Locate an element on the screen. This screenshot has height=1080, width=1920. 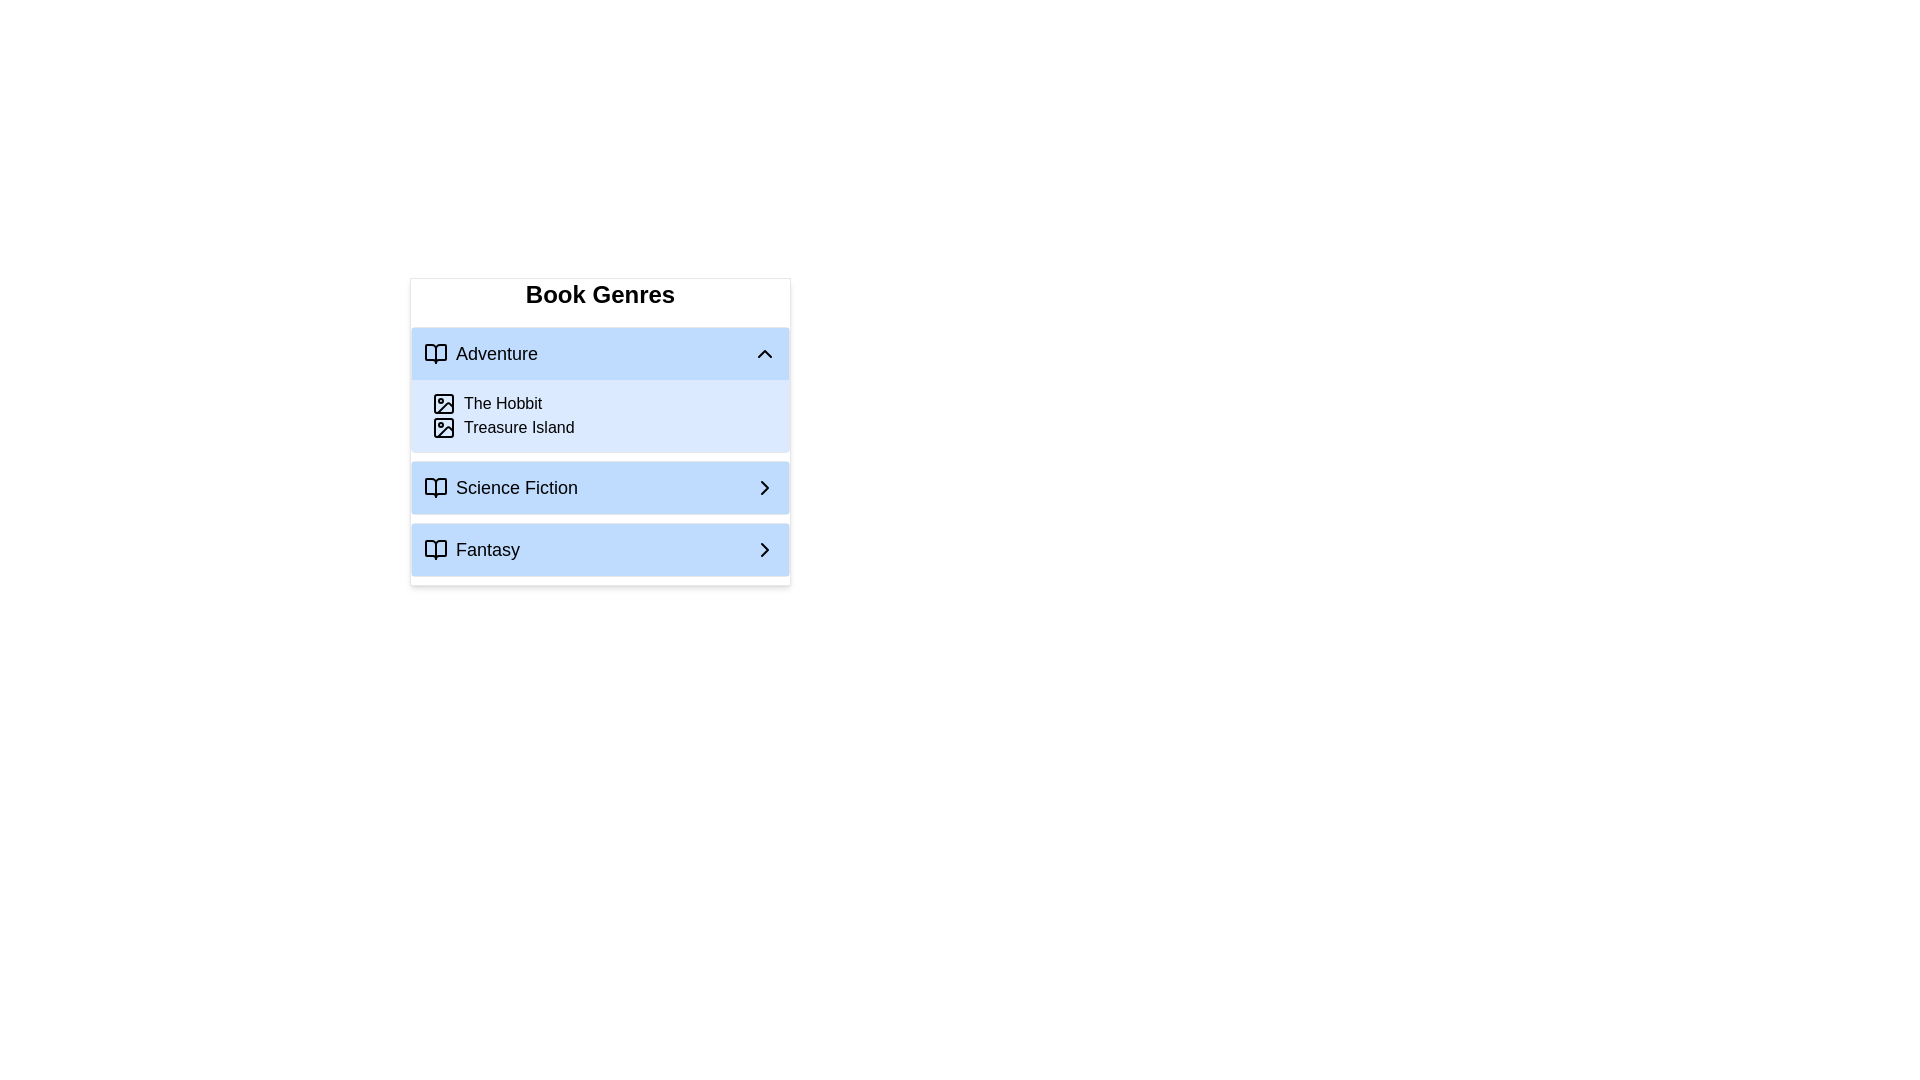
the right-pointing chevron icon located at the far-right side of the 'Fantasy' row in the 'Book Genres' list is located at coordinates (763, 550).